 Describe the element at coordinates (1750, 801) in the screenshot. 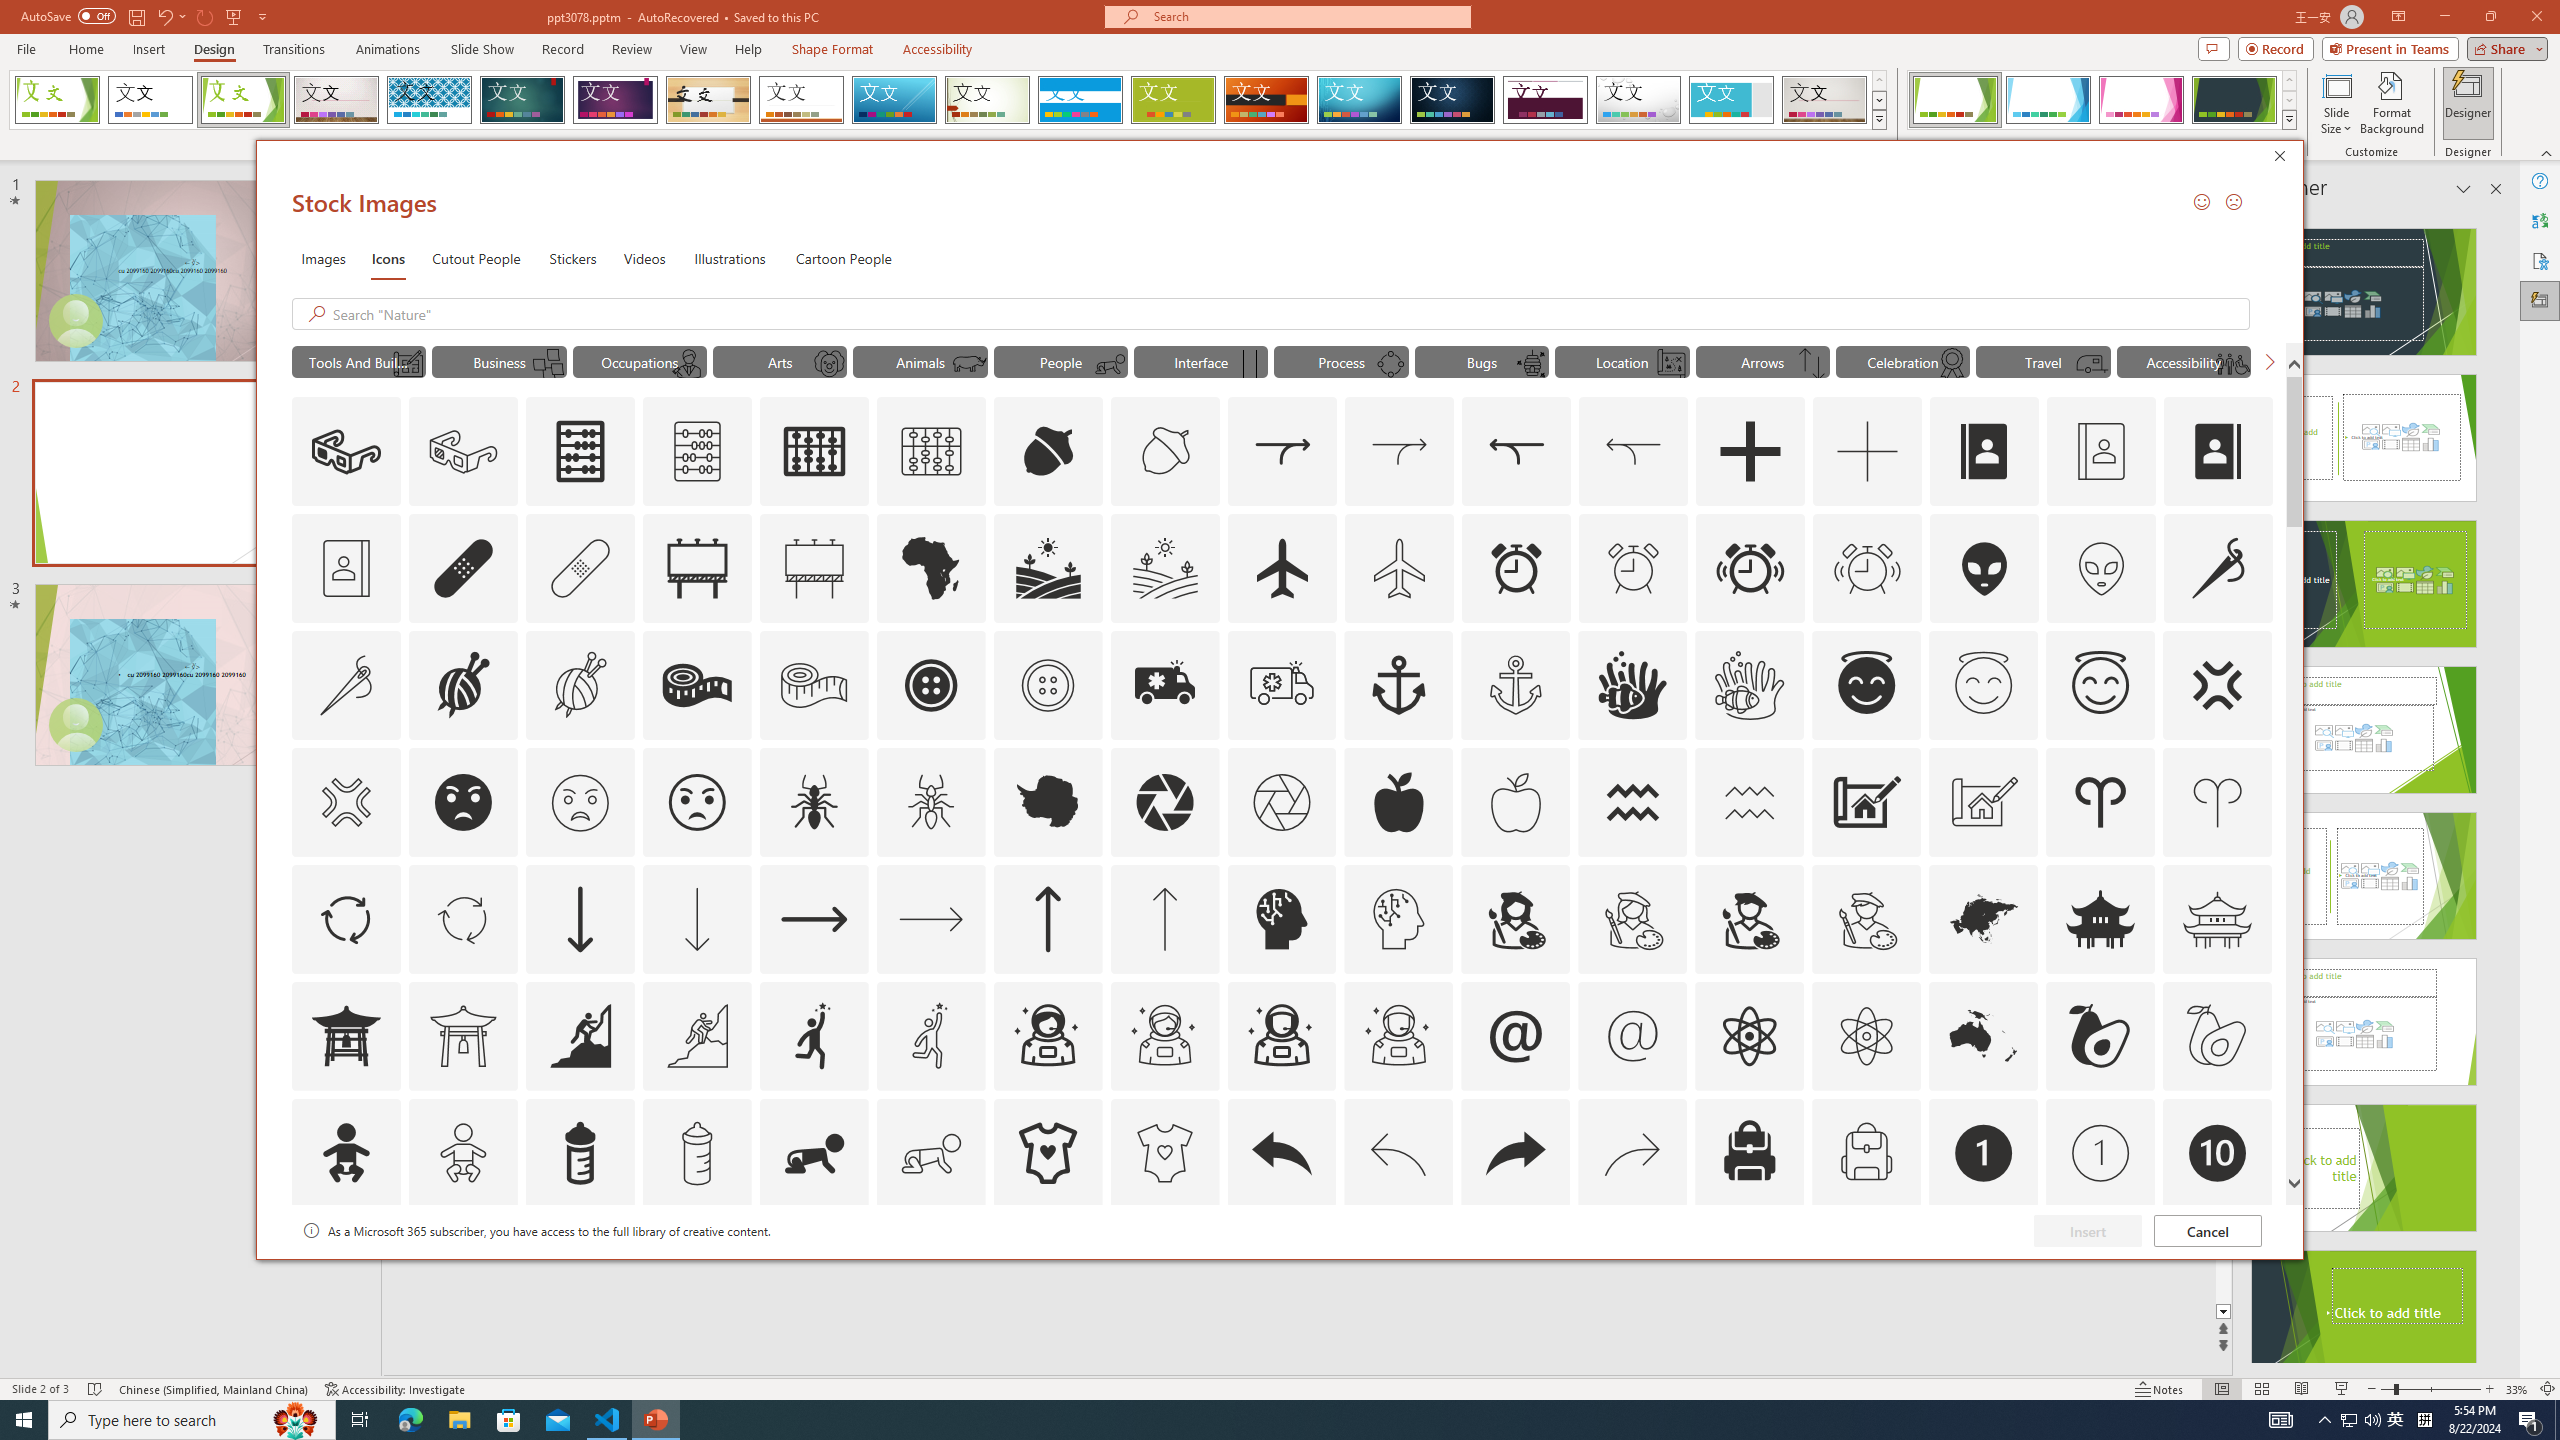

I see `'AutomationID: Icons_Aquarius_M'` at that location.